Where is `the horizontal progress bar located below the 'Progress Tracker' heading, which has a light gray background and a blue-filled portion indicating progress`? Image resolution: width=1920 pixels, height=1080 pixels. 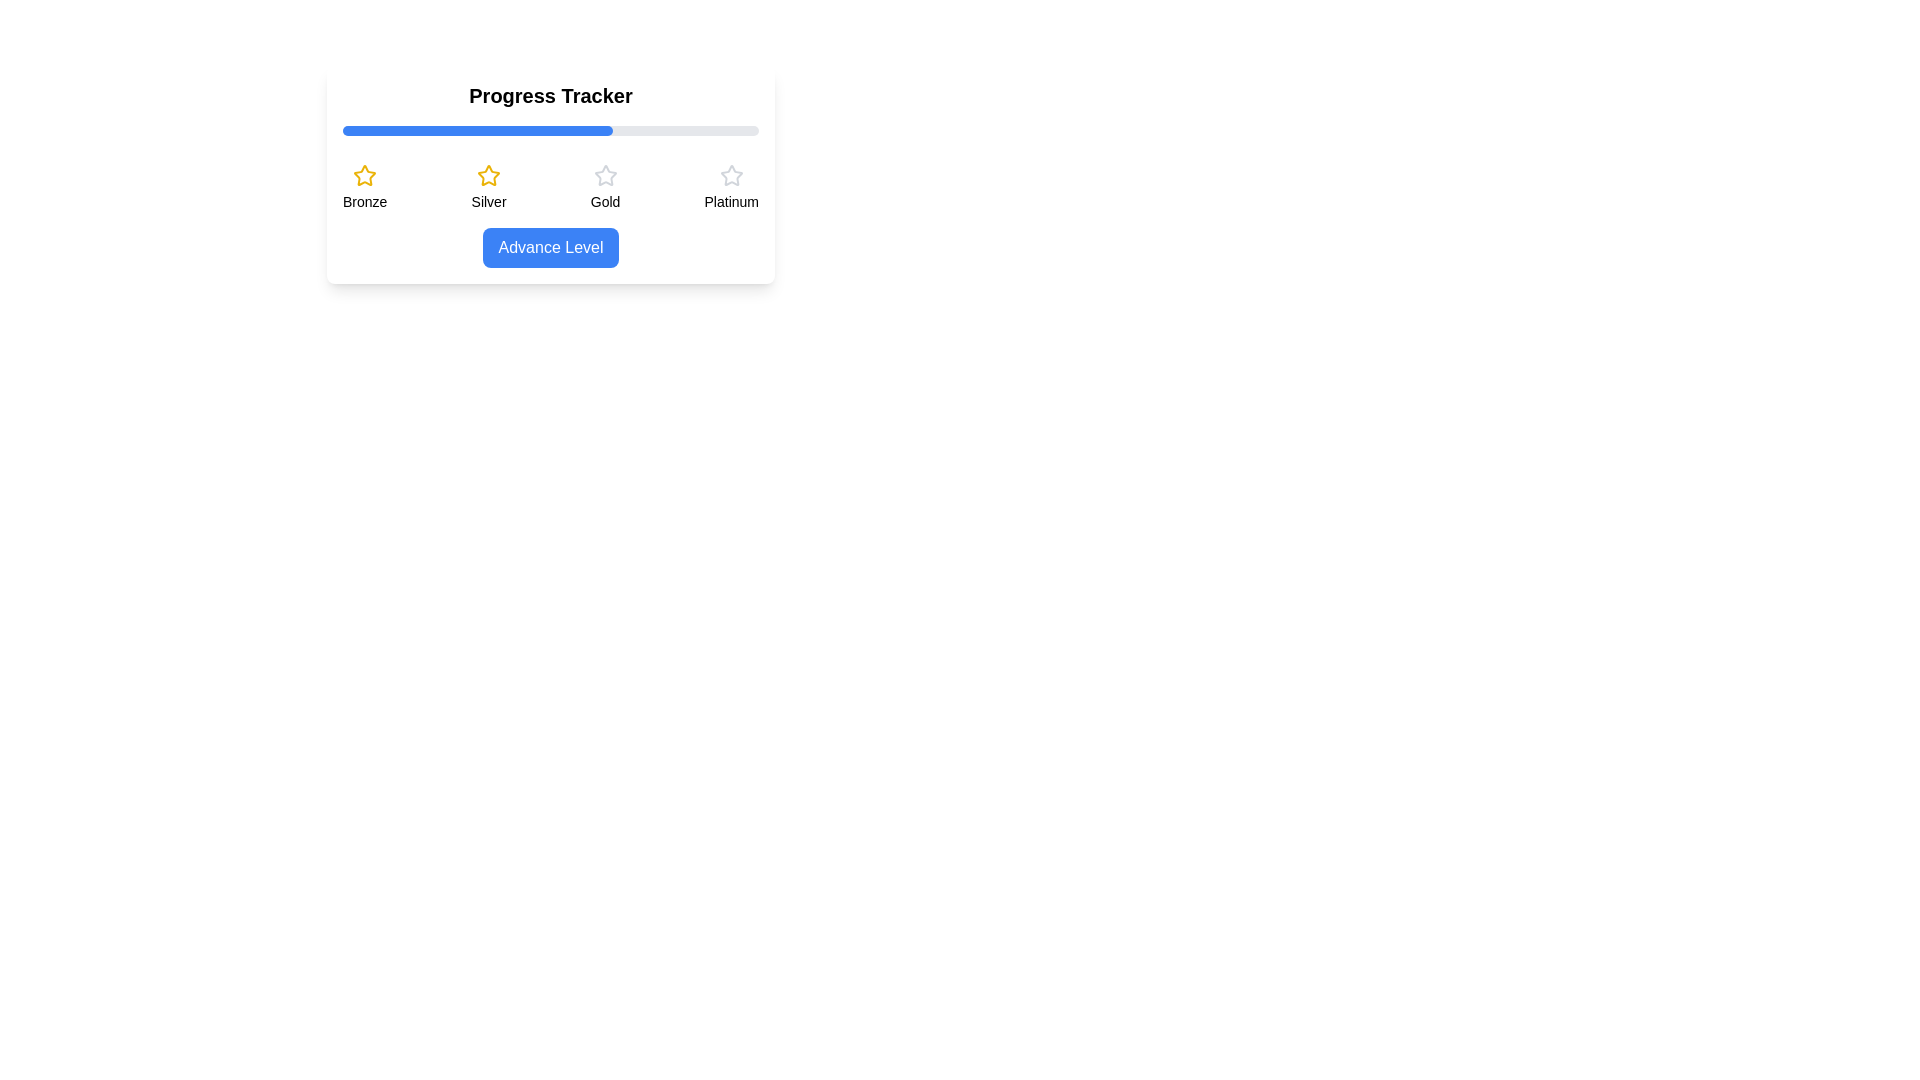
the horizontal progress bar located below the 'Progress Tracker' heading, which has a light gray background and a blue-filled portion indicating progress is located at coordinates (551, 131).